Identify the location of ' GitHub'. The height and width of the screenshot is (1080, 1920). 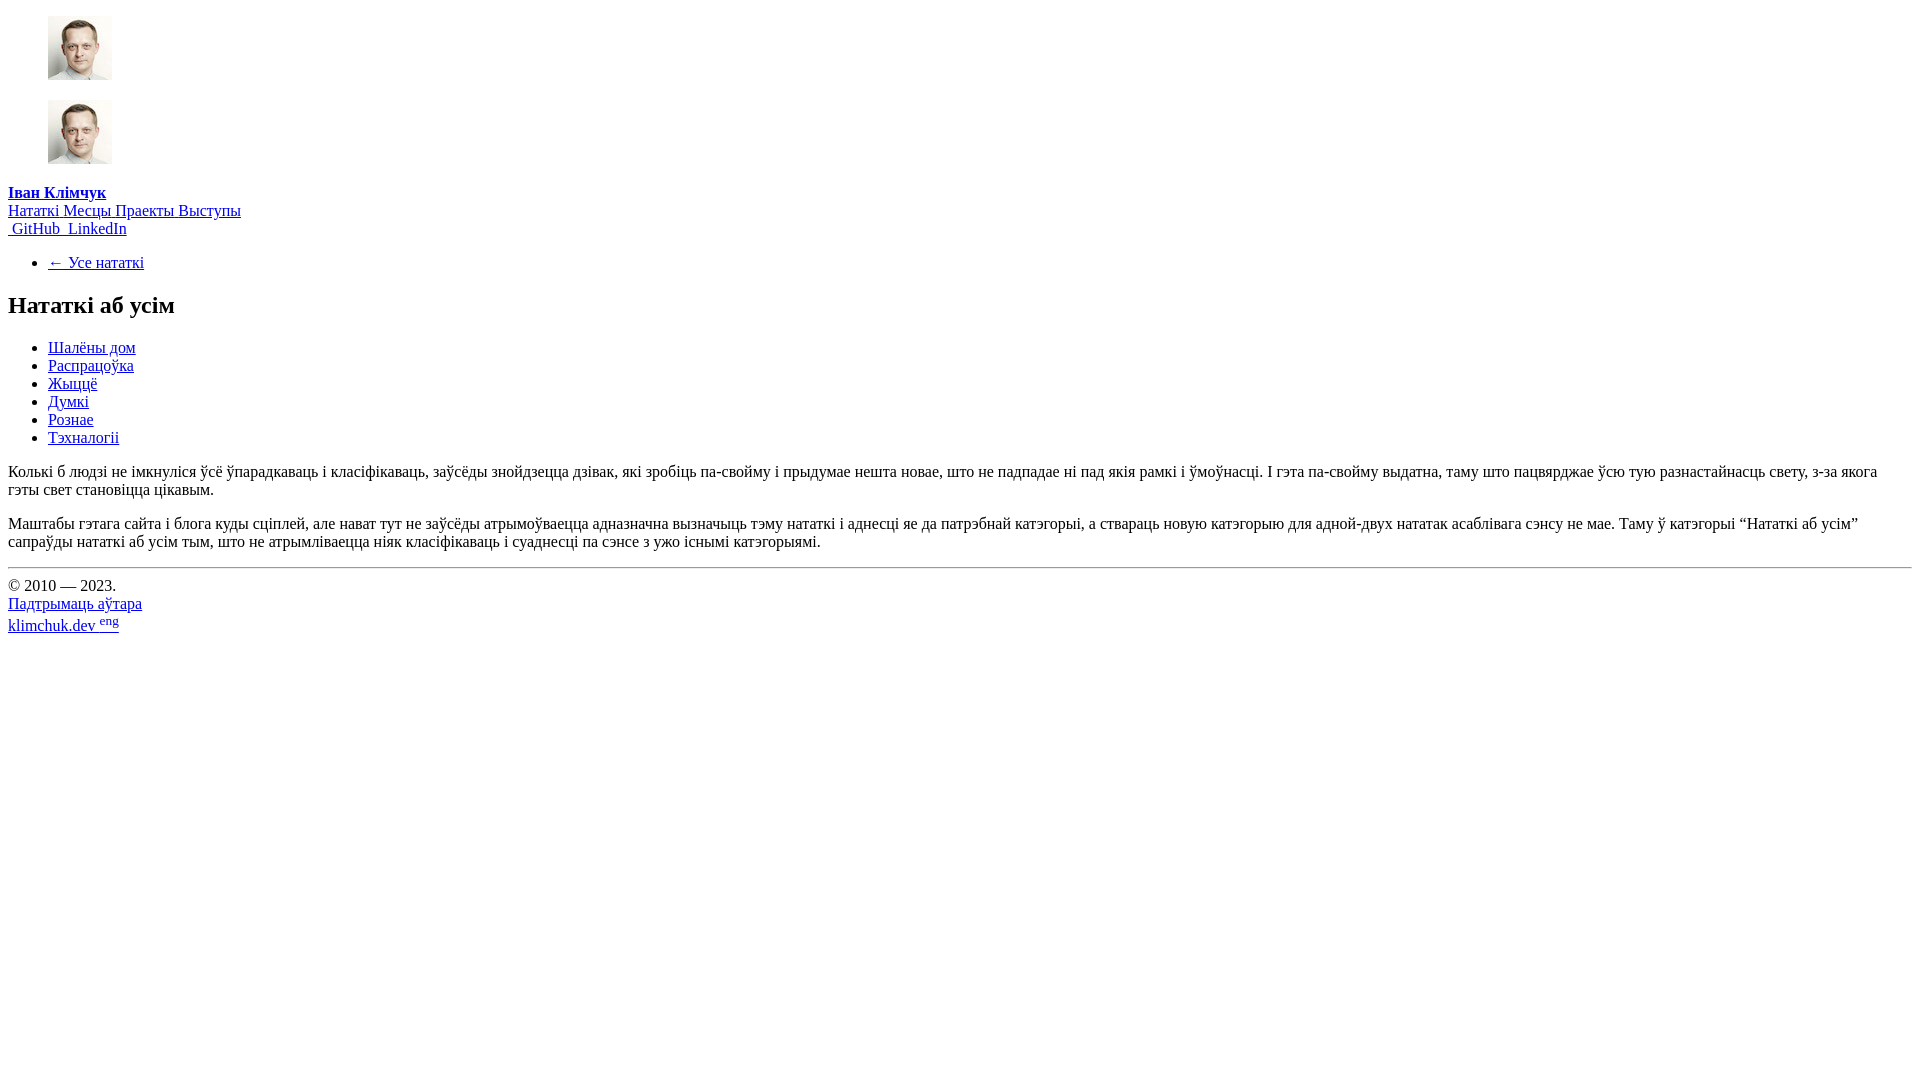
(35, 227).